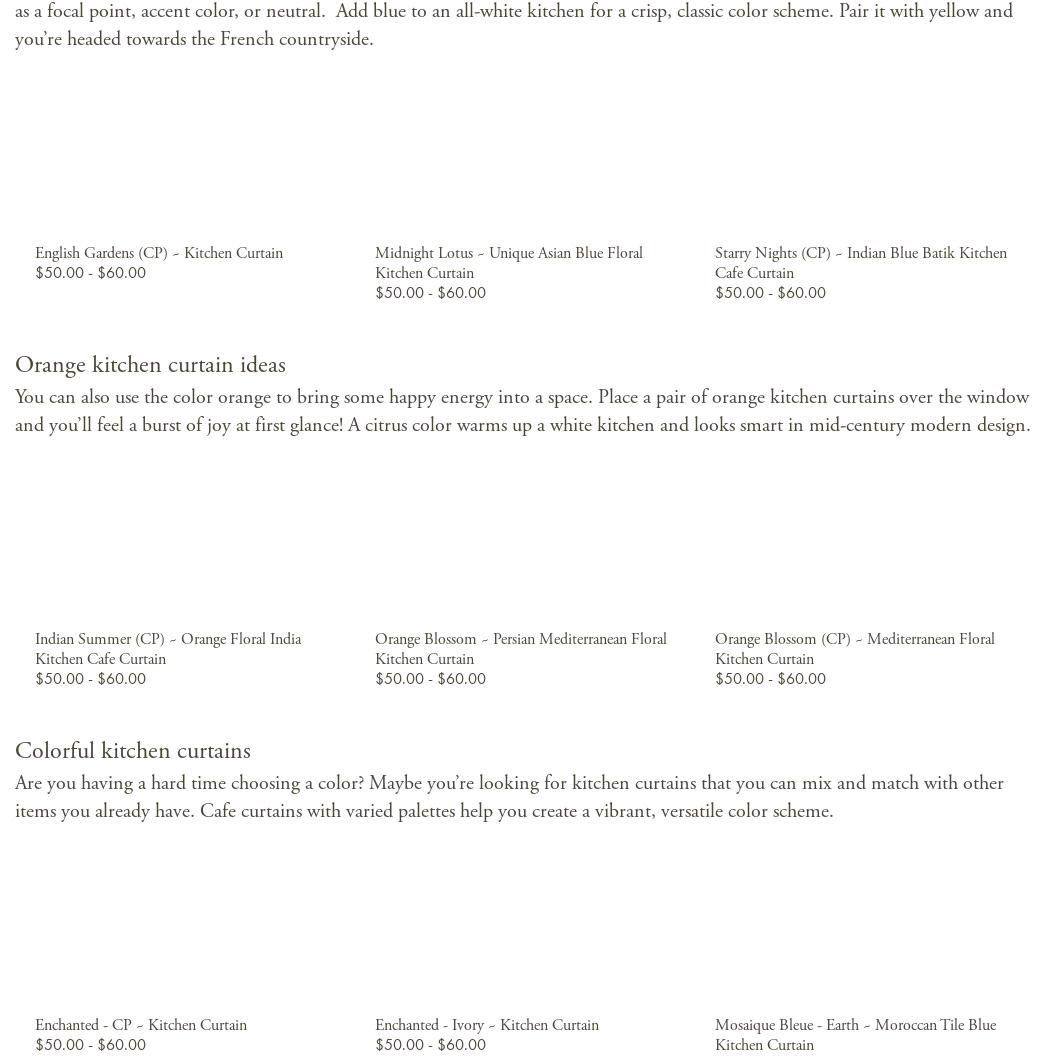 The image size is (1050, 1058). What do you see at coordinates (518, 647) in the screenshot?
I see `'Orange Blossom ~ Persian Mediterranean Floral Kitchen Curtain'` at bounding box center [518, 647].